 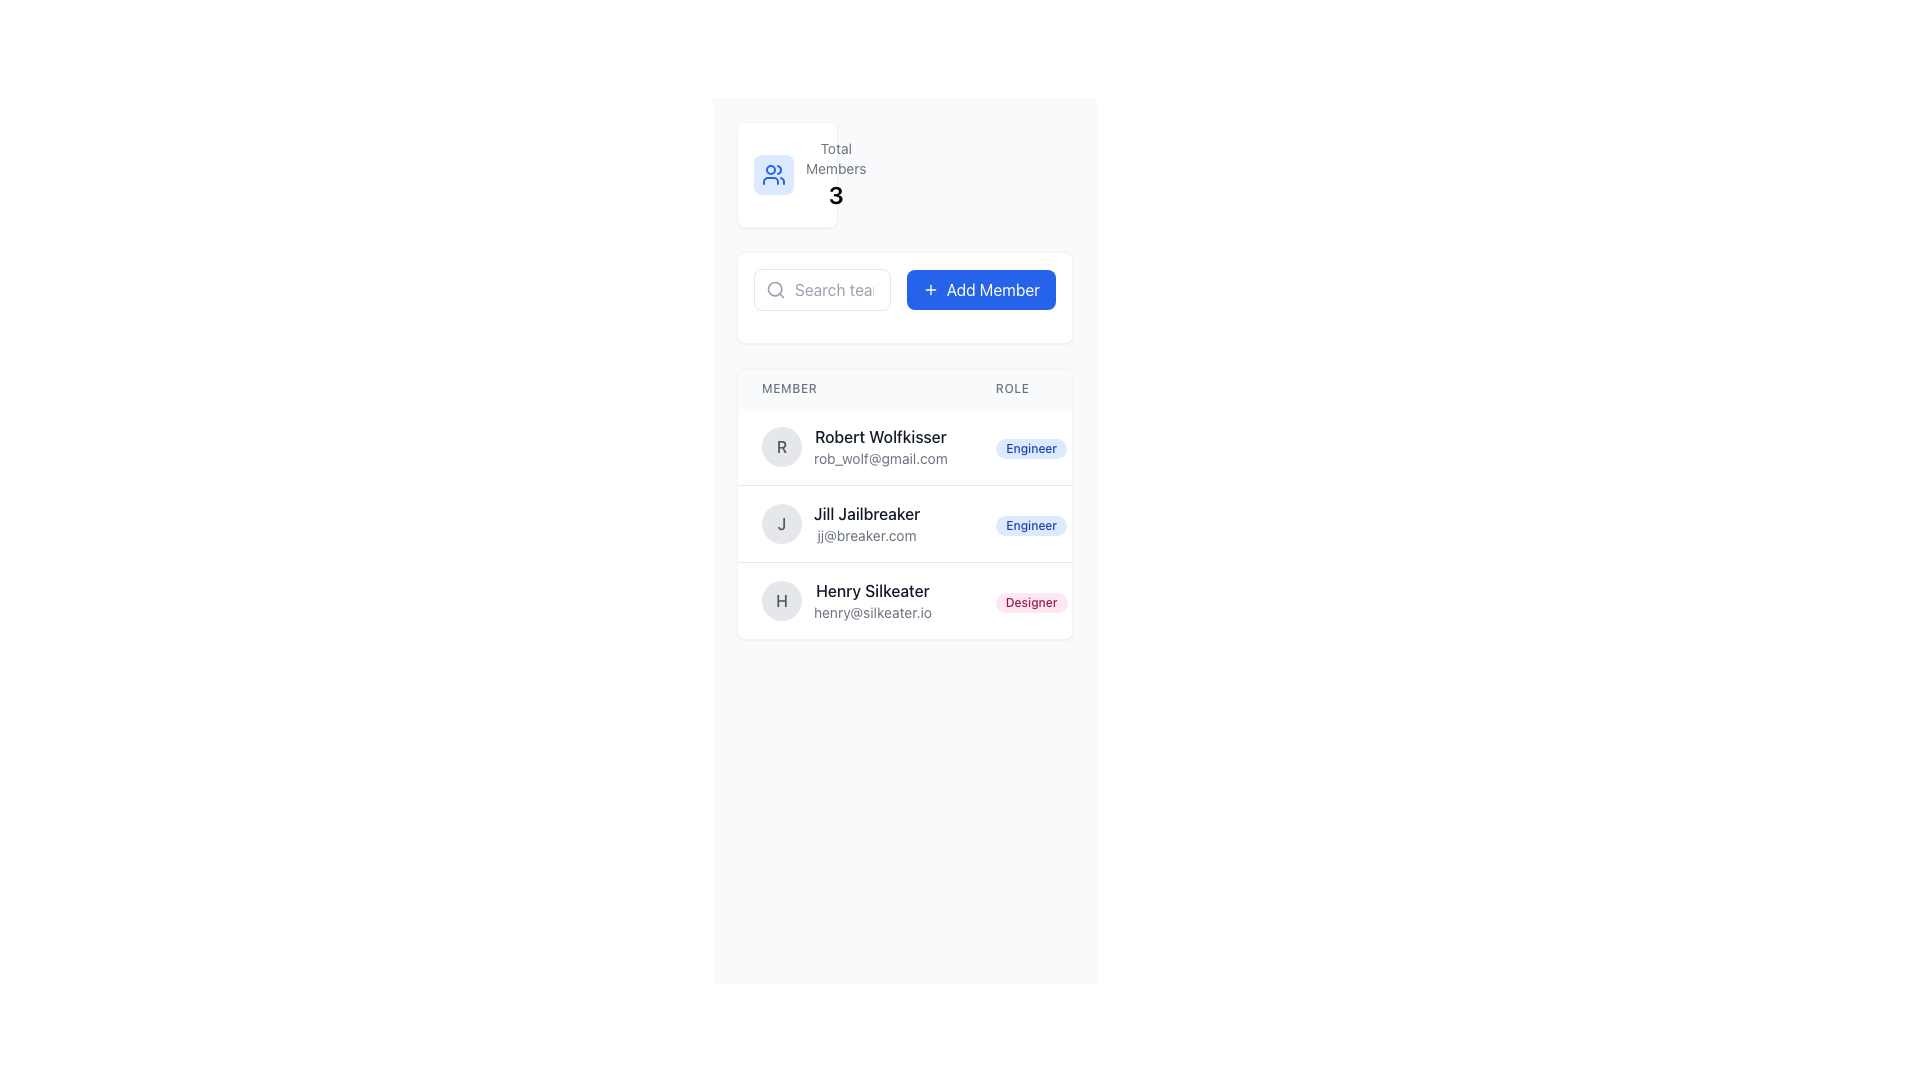 What do you see at coordinates (836, 173) in the screenshot?
I see `the displayed information in the 'Total Members' label, which shows the count '3' in a prominent manner` at bounding box center [836, 173].